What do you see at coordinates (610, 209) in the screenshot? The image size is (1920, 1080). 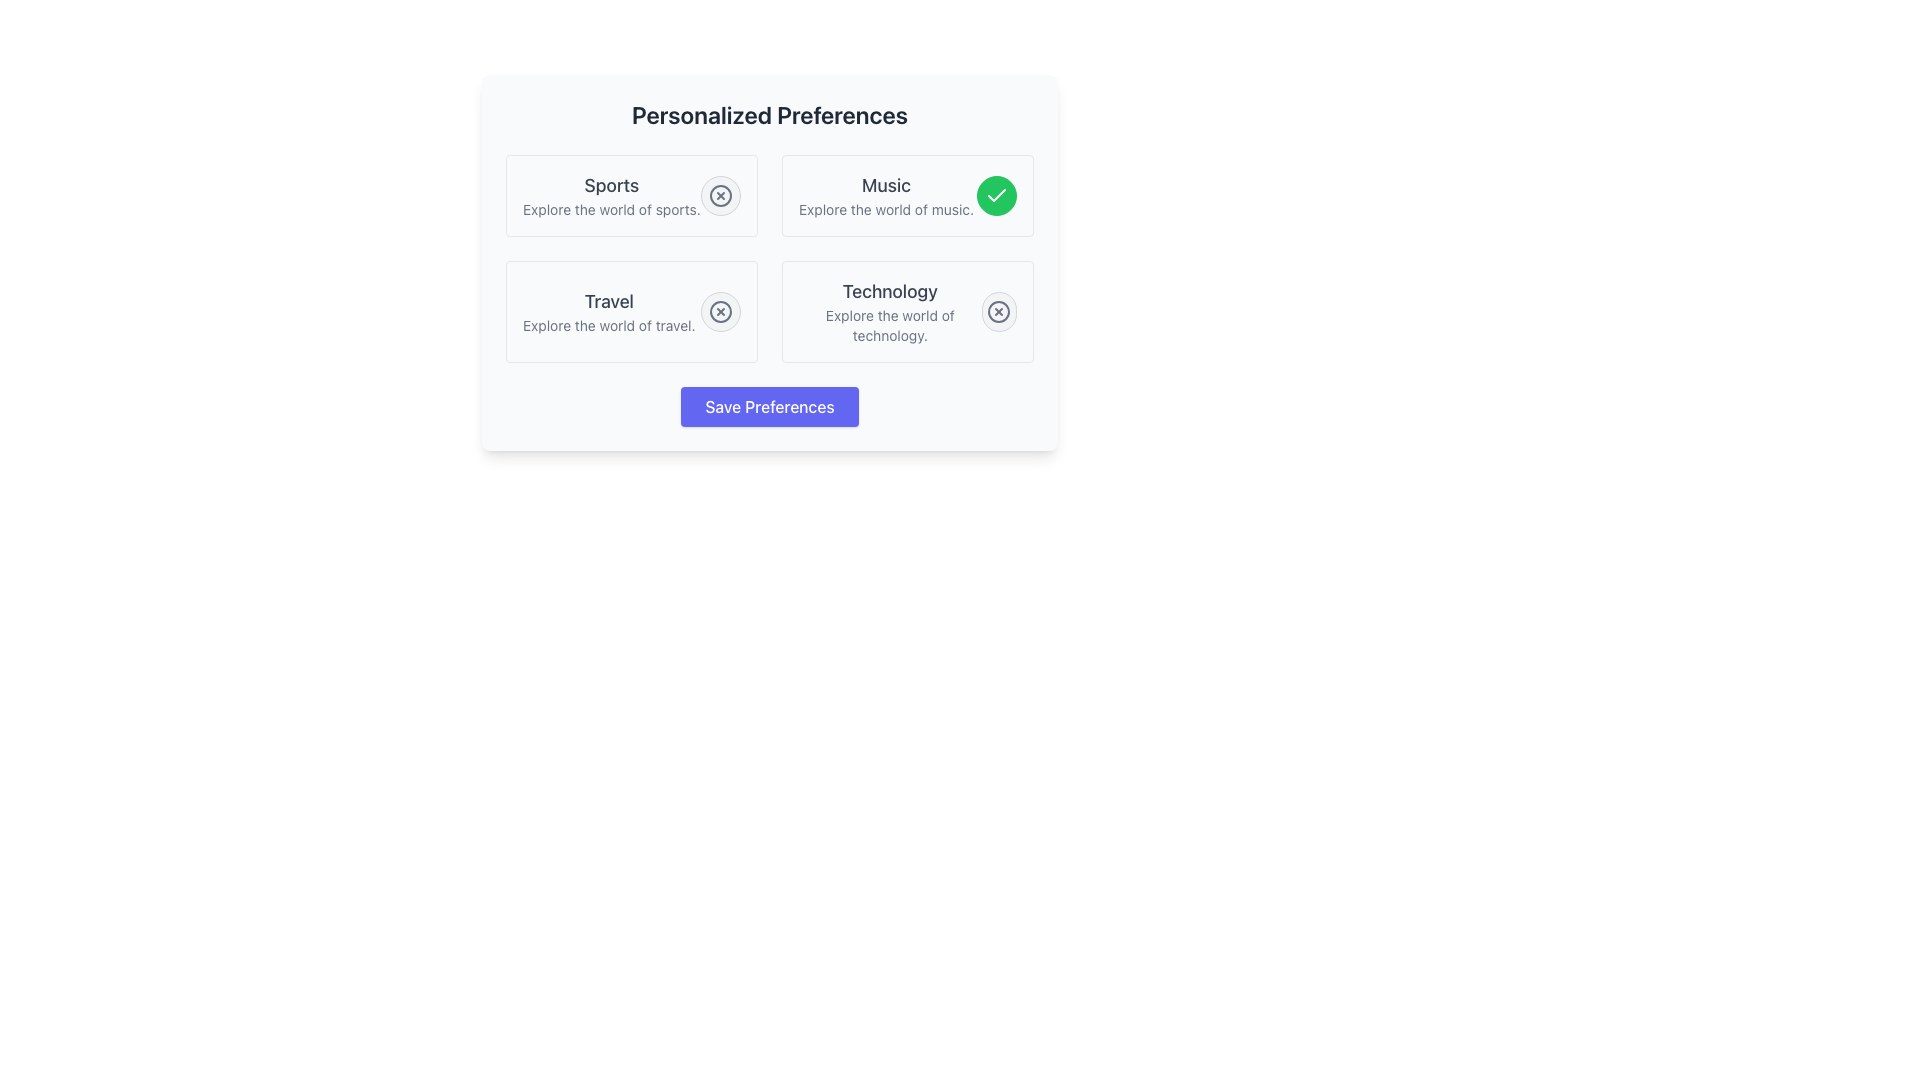 I see `the descriptive text label providing context for the 'Sports' preference option, located directly below the 'Sports' title in the upper-left quadrant of the user interface` at bounding box center [610, 209].